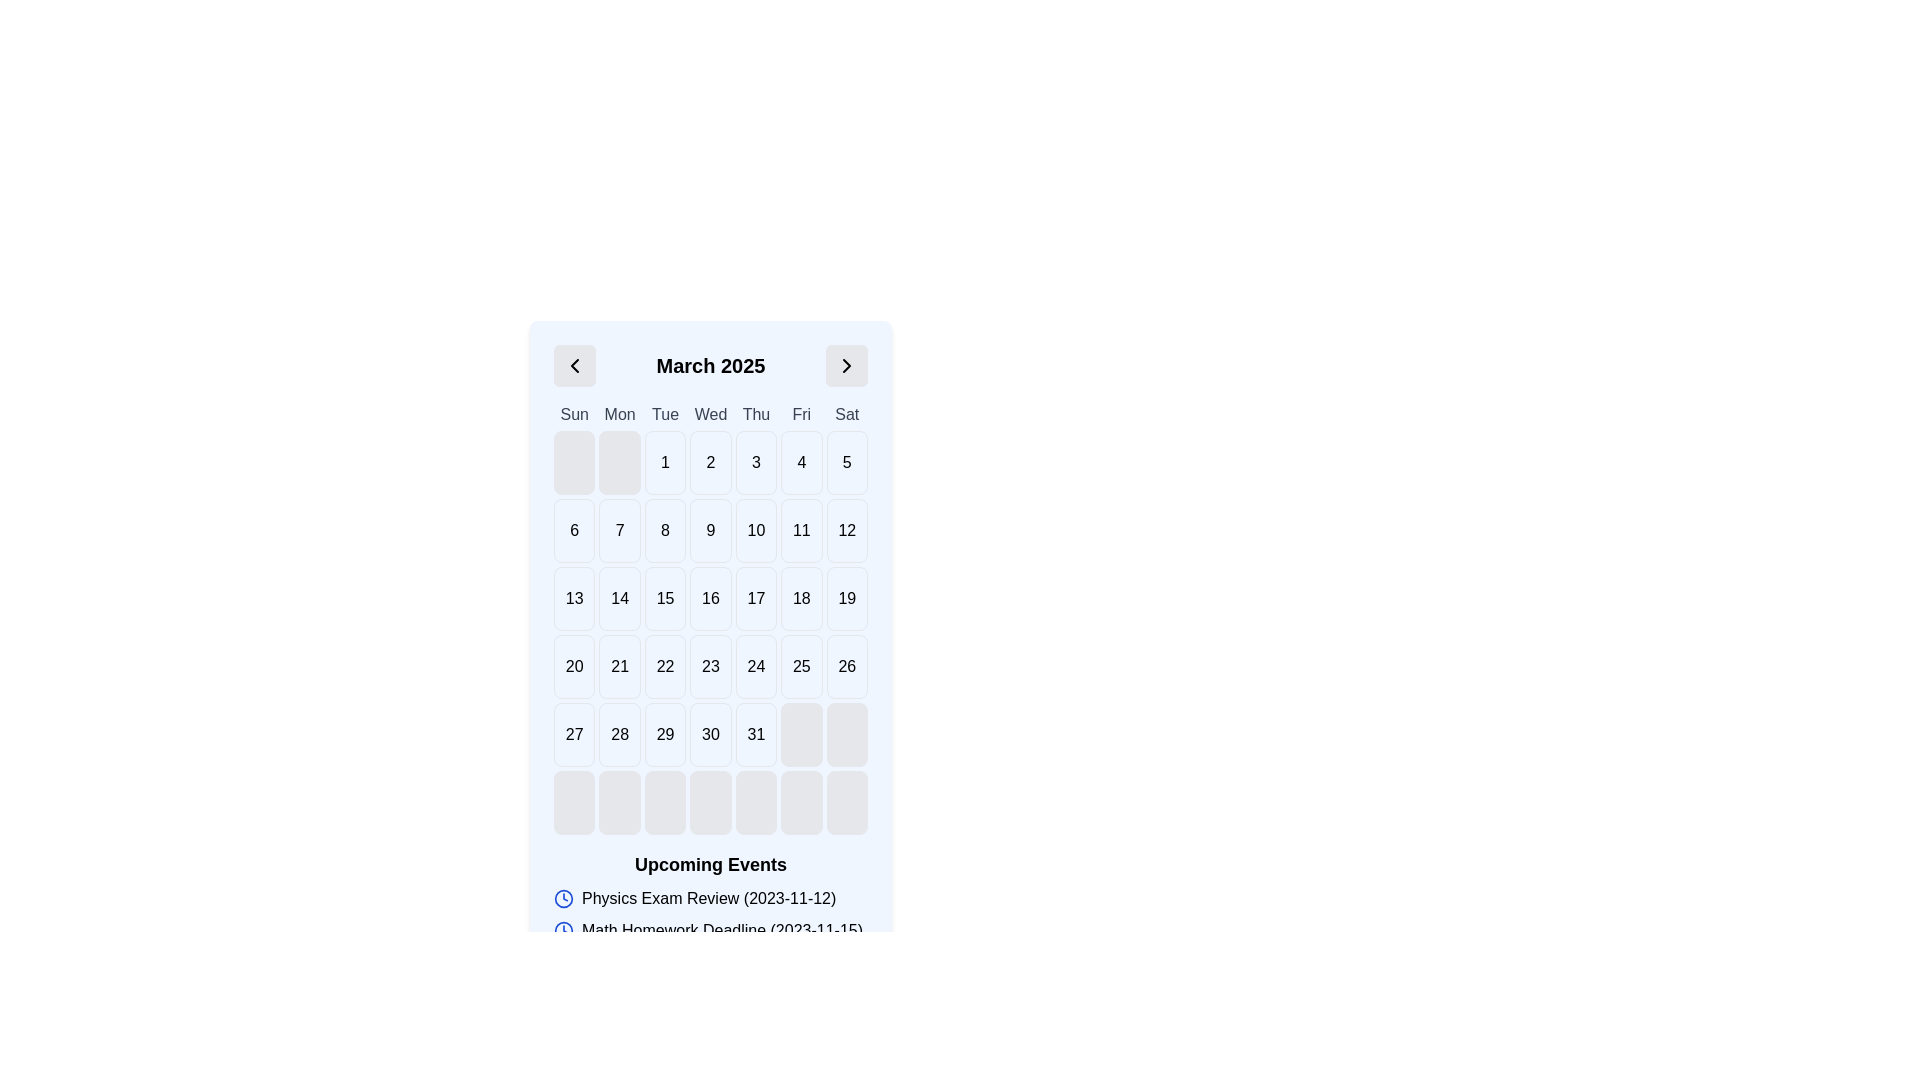 This screenshot has width=1920, height=1080. What do you see at coordinates (801, 597) in the screenshot?
I see `the calendar date cell representing the 18th day` at bounding box center [801, 597].